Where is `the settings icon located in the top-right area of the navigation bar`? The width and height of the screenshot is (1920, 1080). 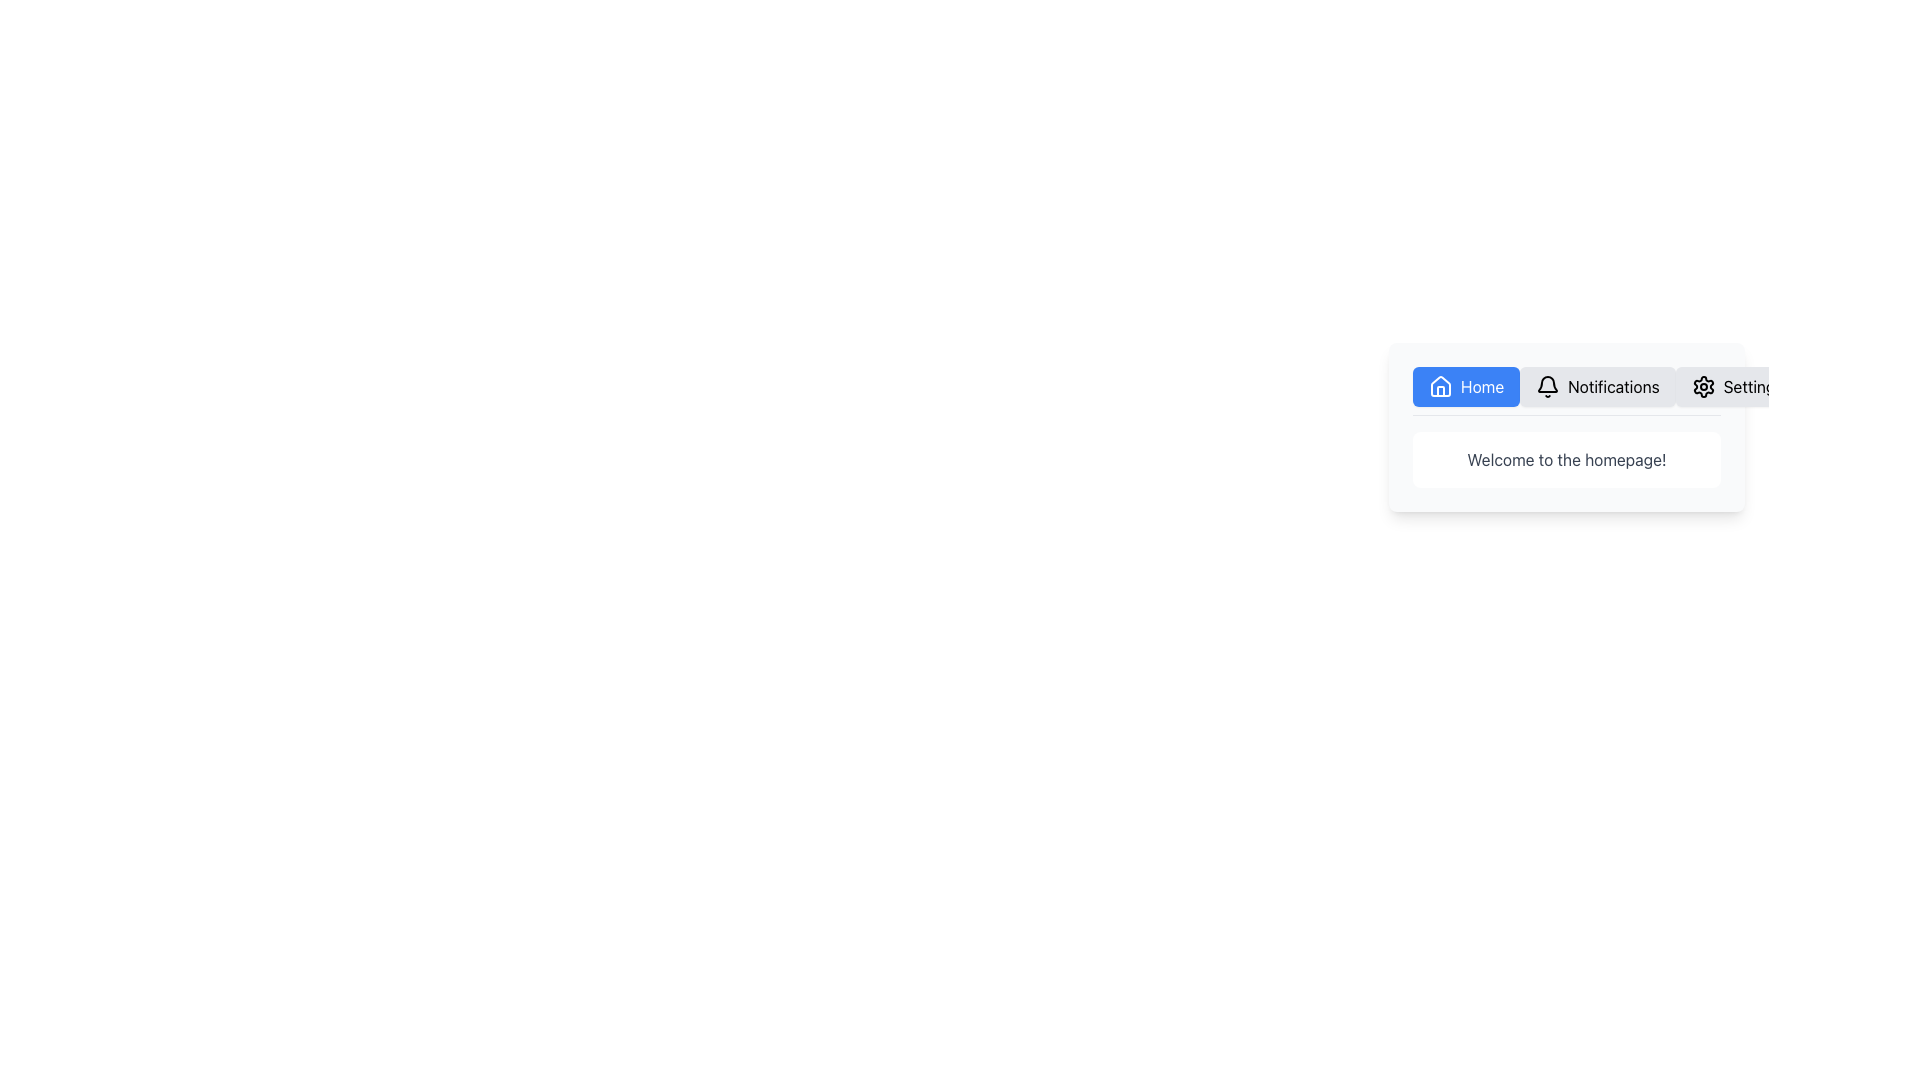
the settings icon located in the top-right area of the navigation bar is located at coordinates (1702, 386).